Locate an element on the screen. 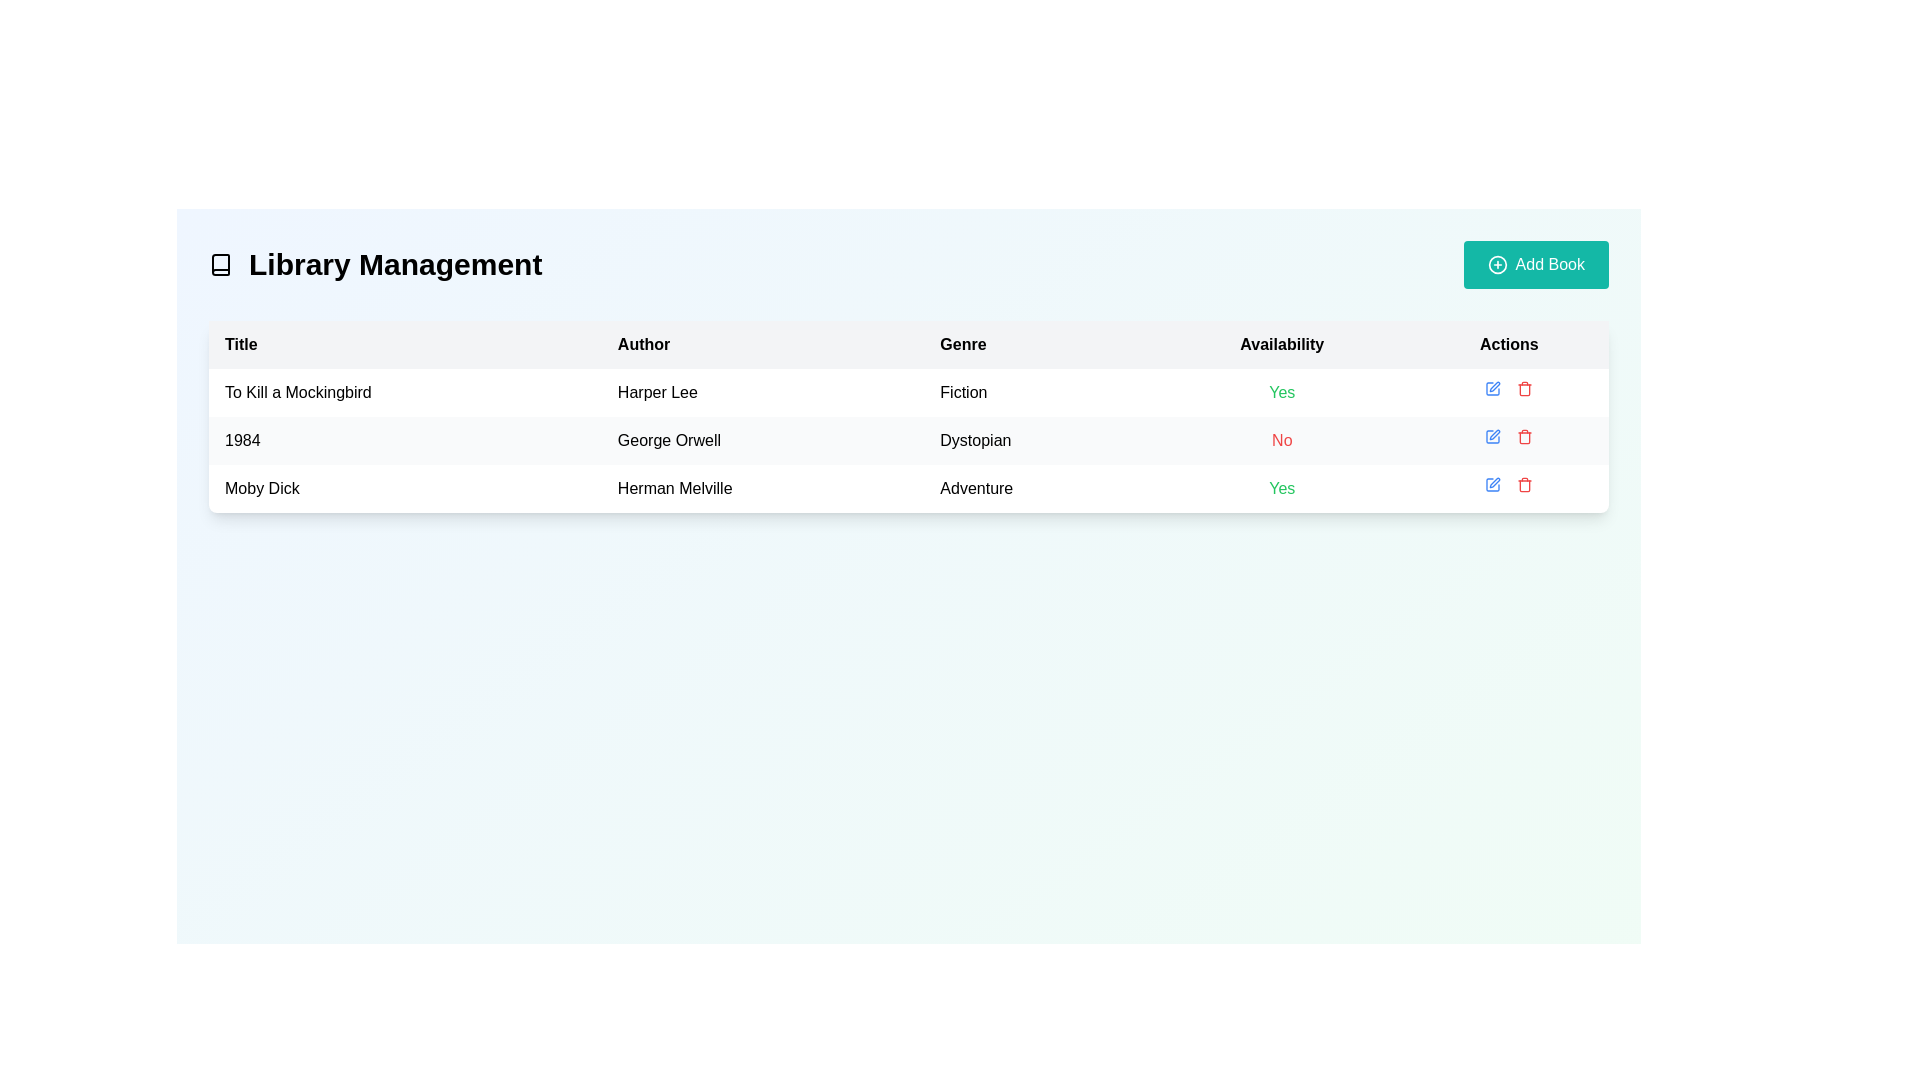 Image resolution: width=1920 pixels, height=1080 pixels. the blue icon in the Action Button Group located in the rightmost cell of the first row under the 'Actions' header is located at coordinates (1509, 389).